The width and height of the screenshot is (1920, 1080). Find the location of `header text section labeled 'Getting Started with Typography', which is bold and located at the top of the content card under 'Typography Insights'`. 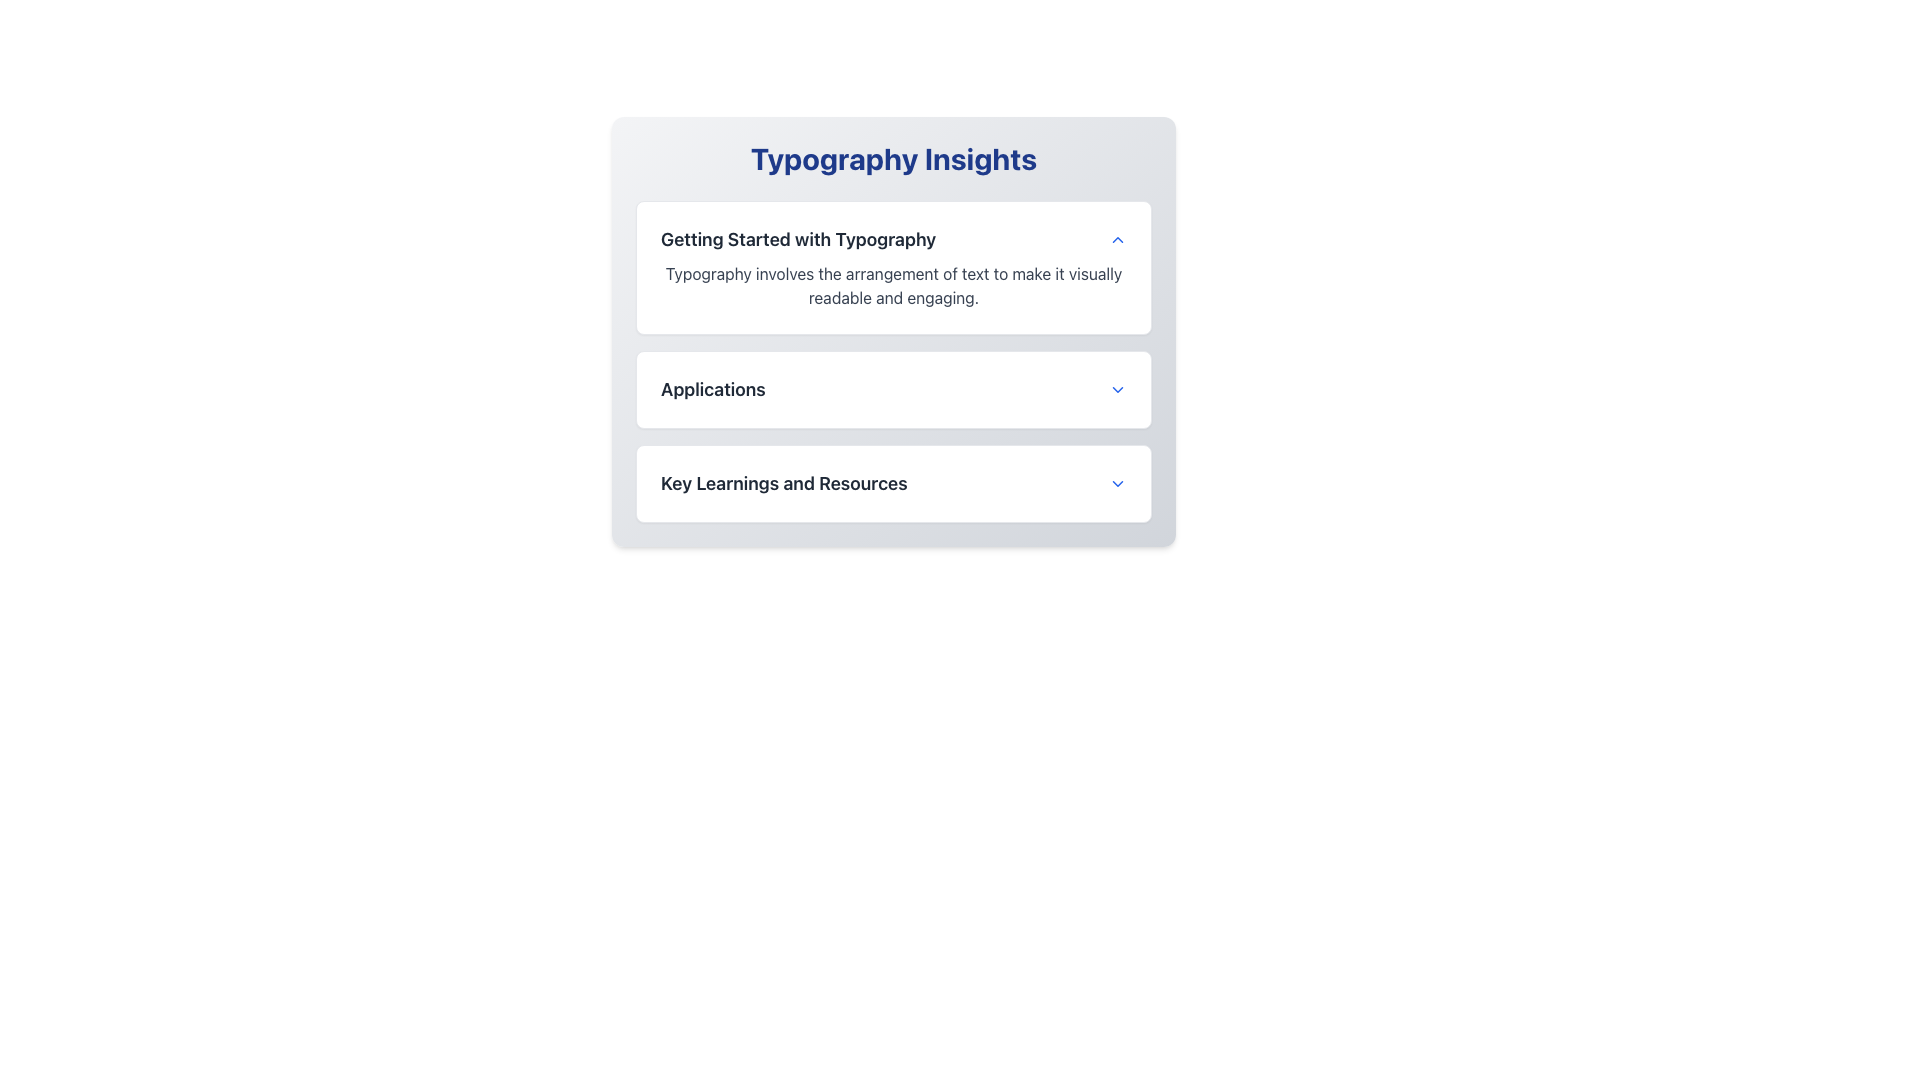

header text section labeled 'Getting Started with Typography', which is bold and located at the top of the content card under 'Typography Insights' is located at coordinates (892, 238).